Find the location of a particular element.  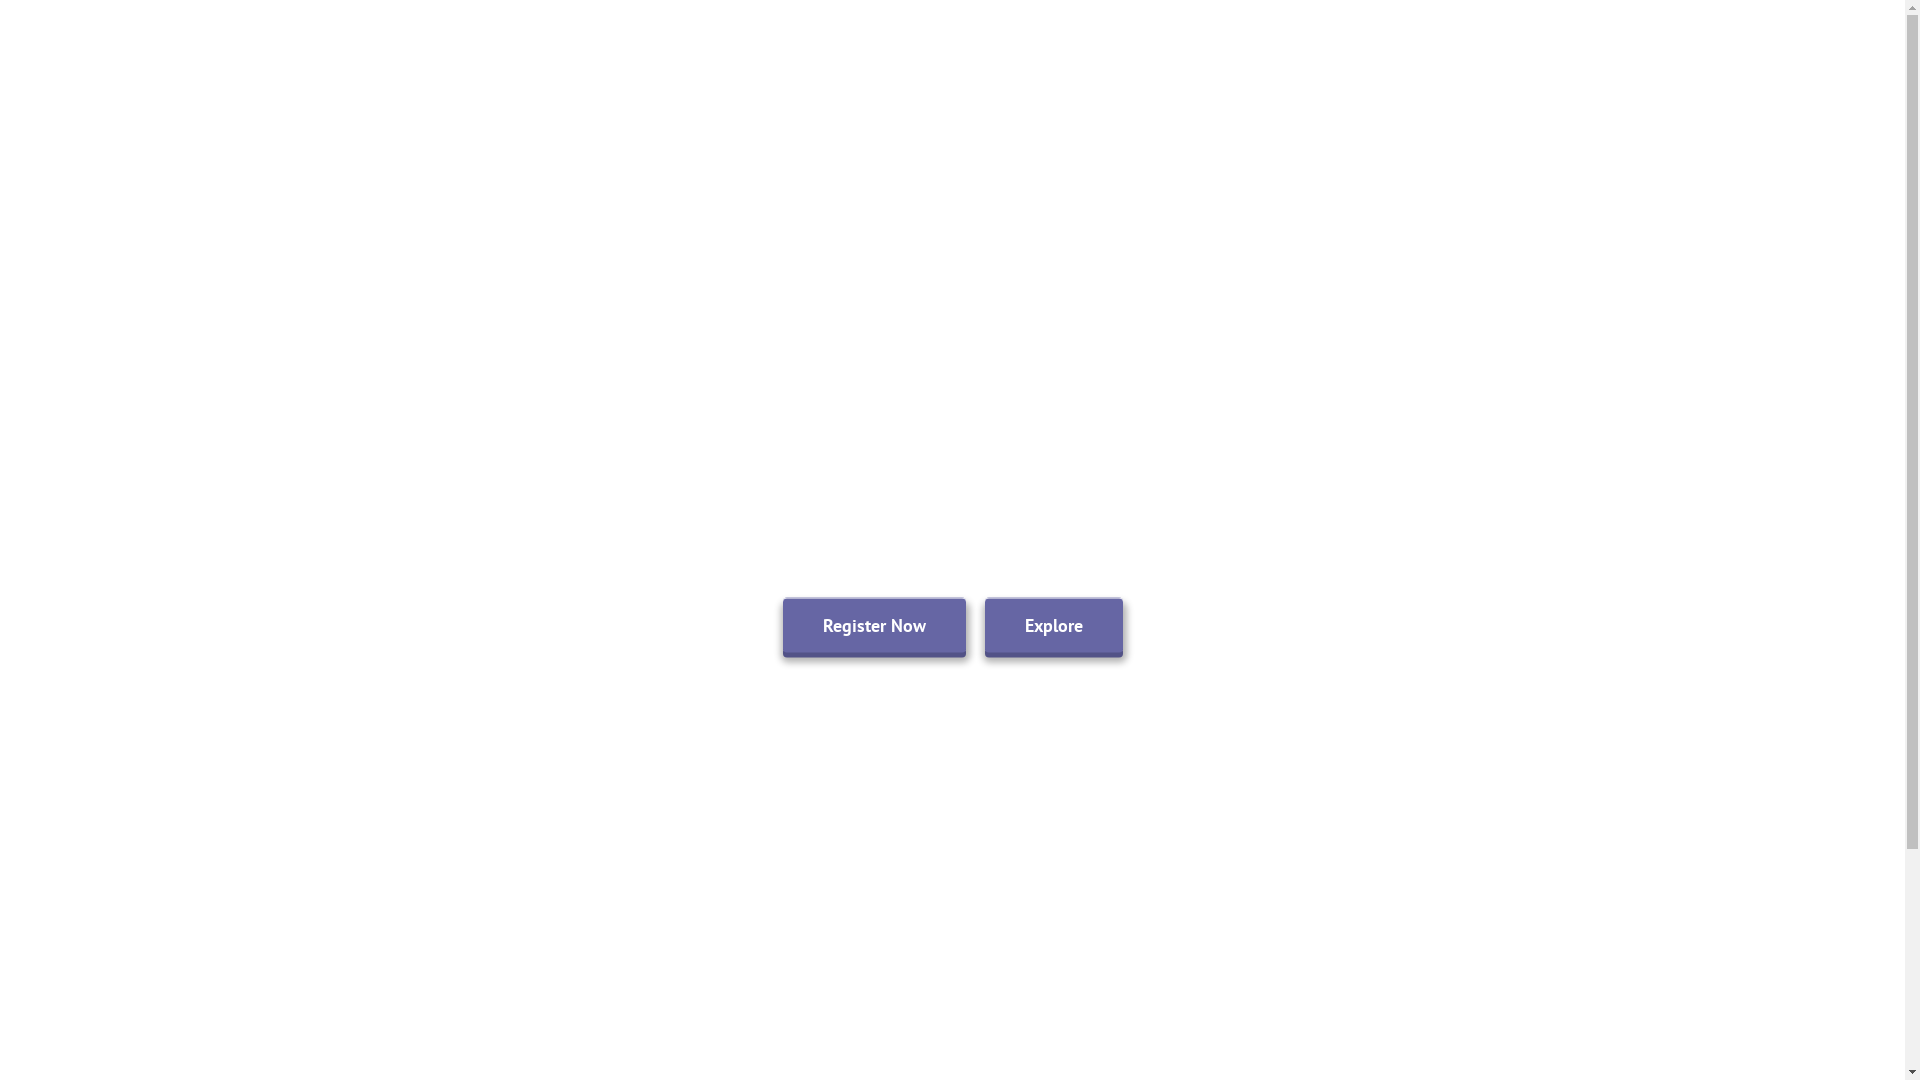

'Explore' is located at coordinates (1051, 623).